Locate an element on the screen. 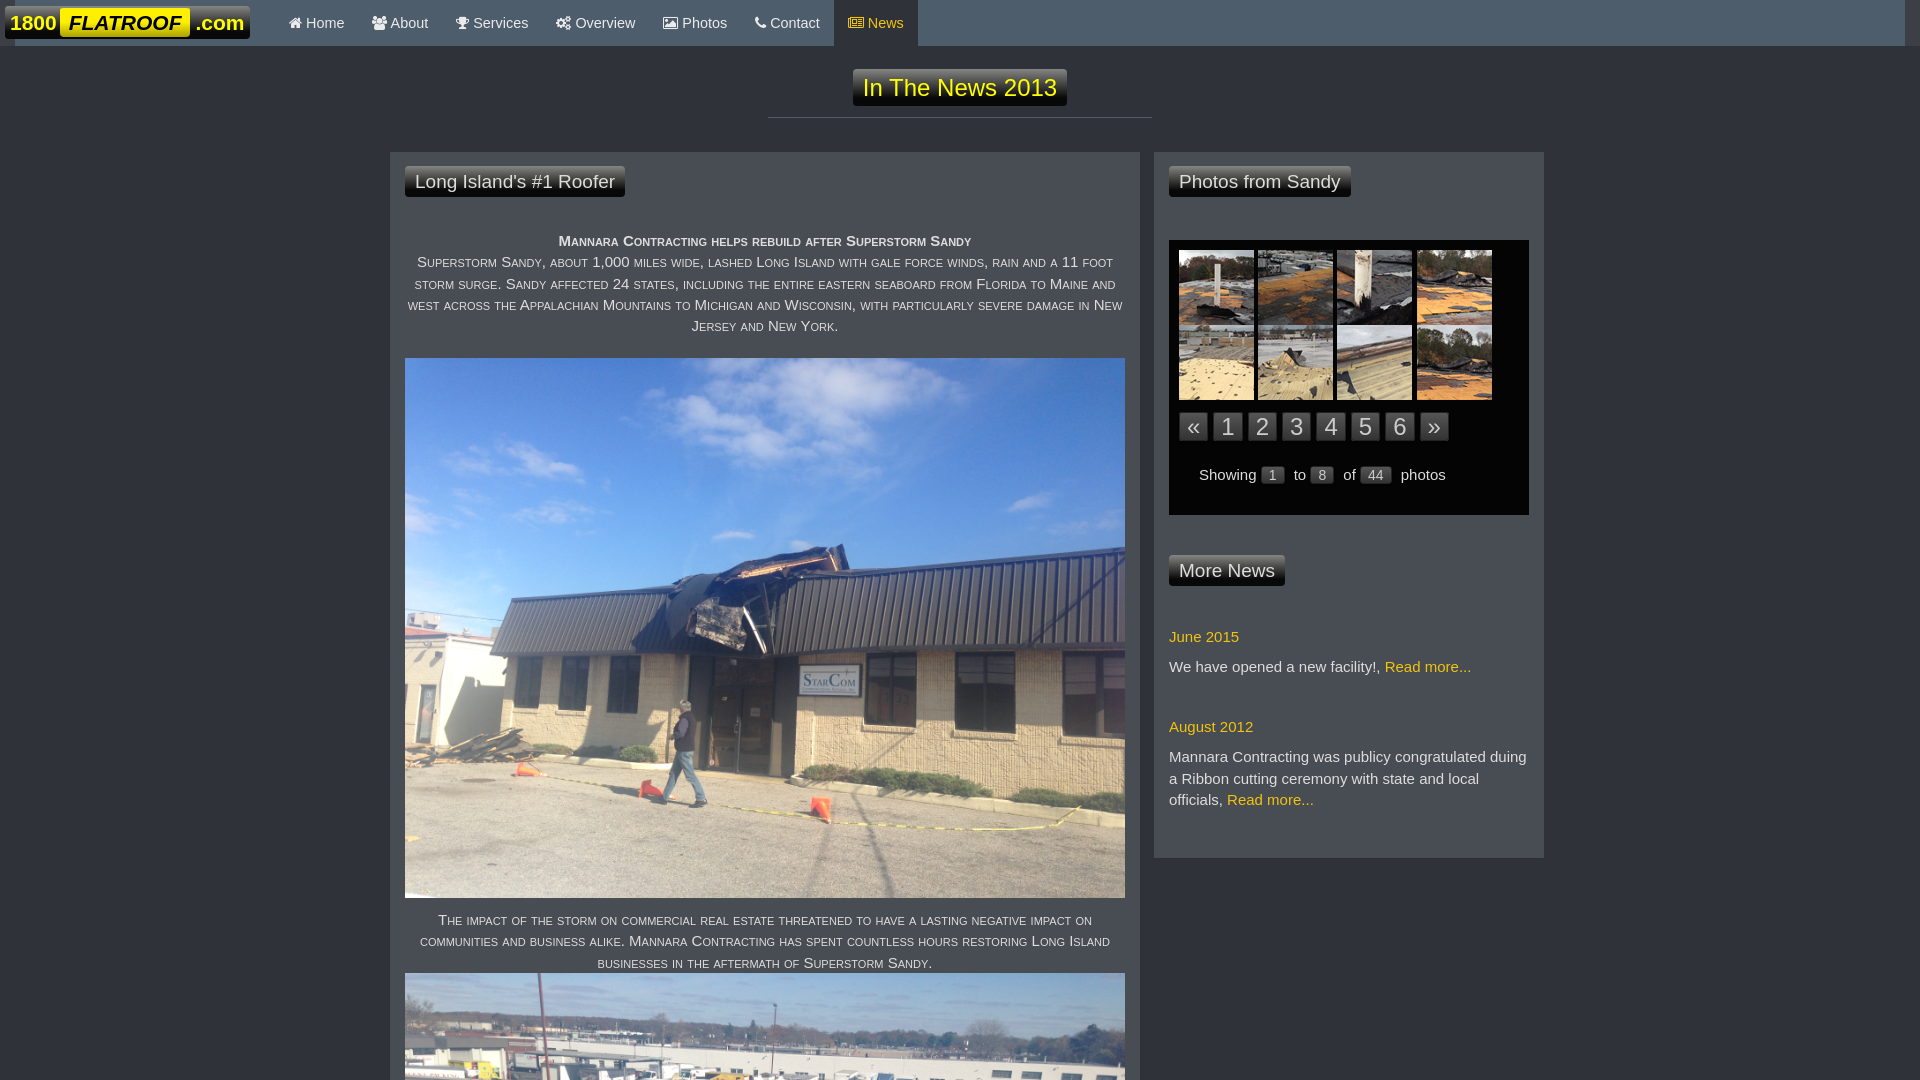 This screenshot has height=1080, width=1920. ' Services' is located at coordinates (491, 23).